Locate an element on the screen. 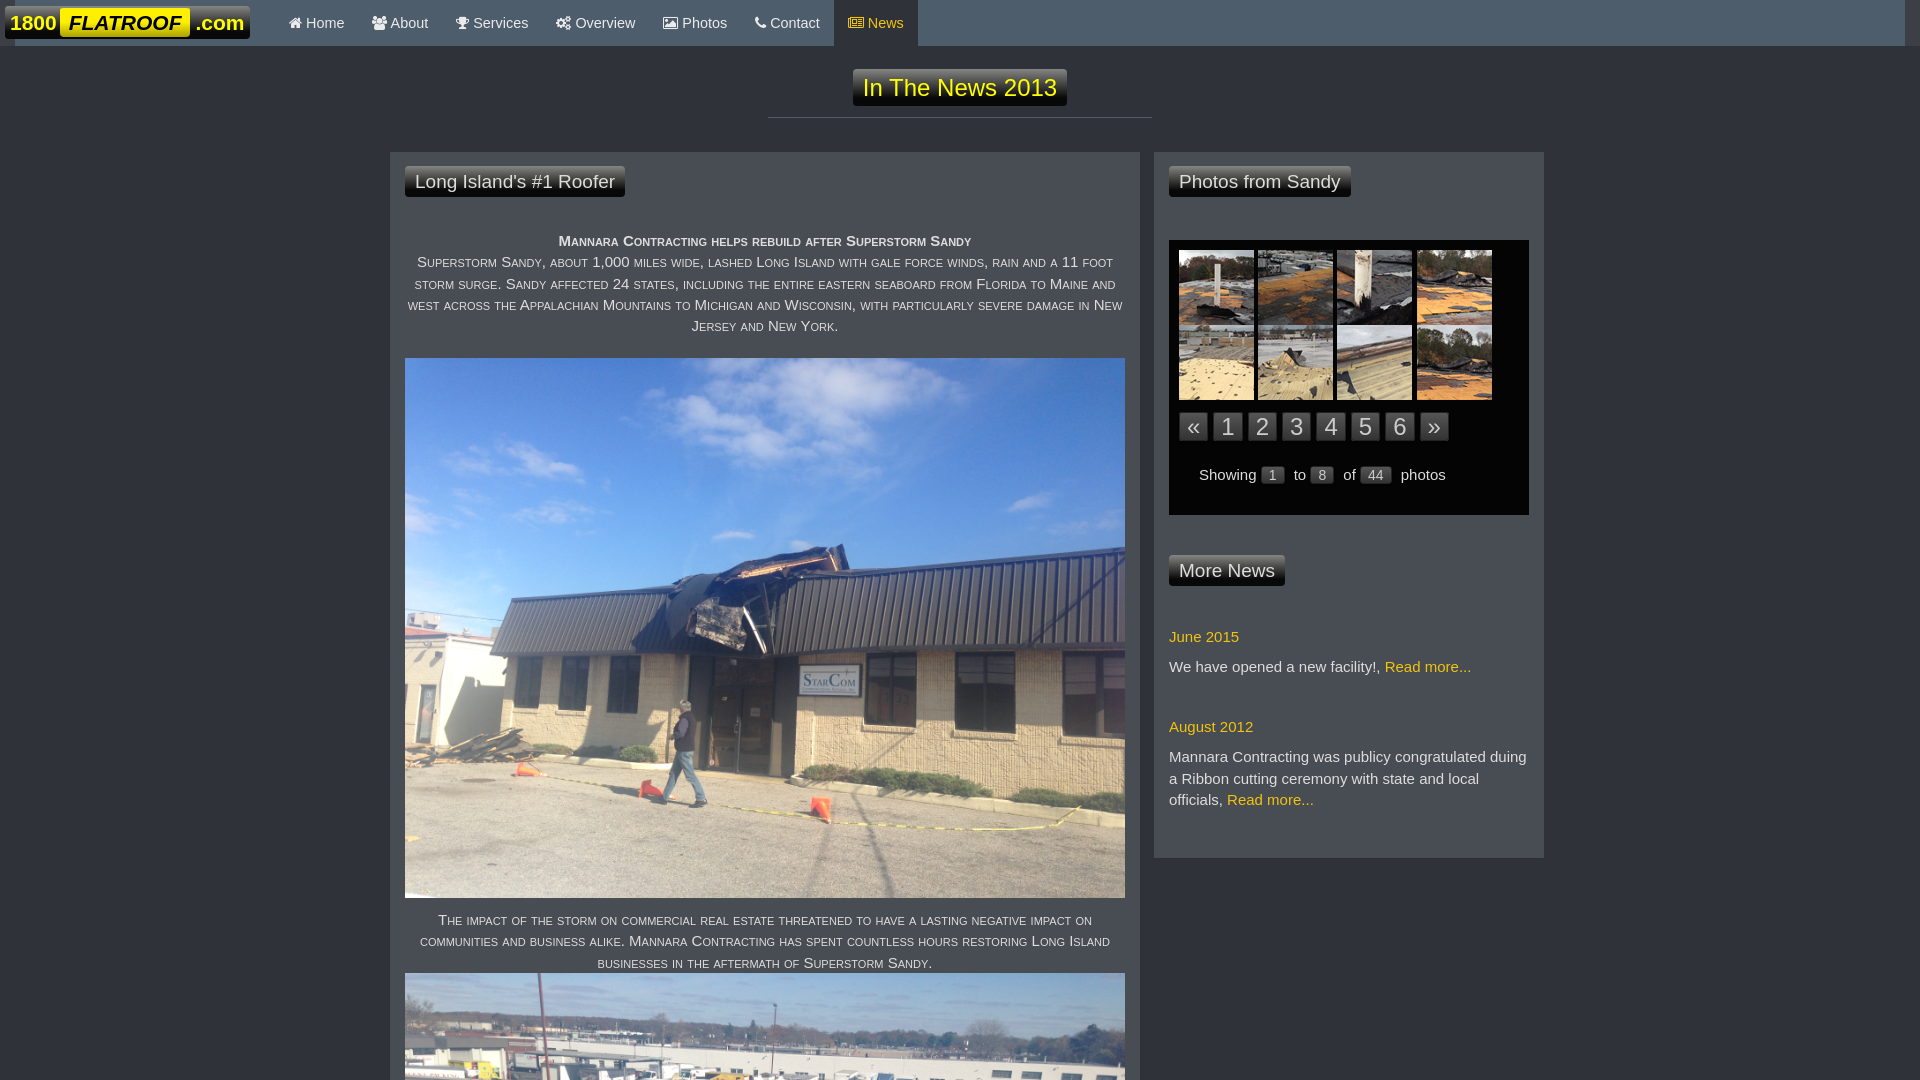 This screenshot has height=1080, width=1920. ' Services' is located at coordinates (491, 23).